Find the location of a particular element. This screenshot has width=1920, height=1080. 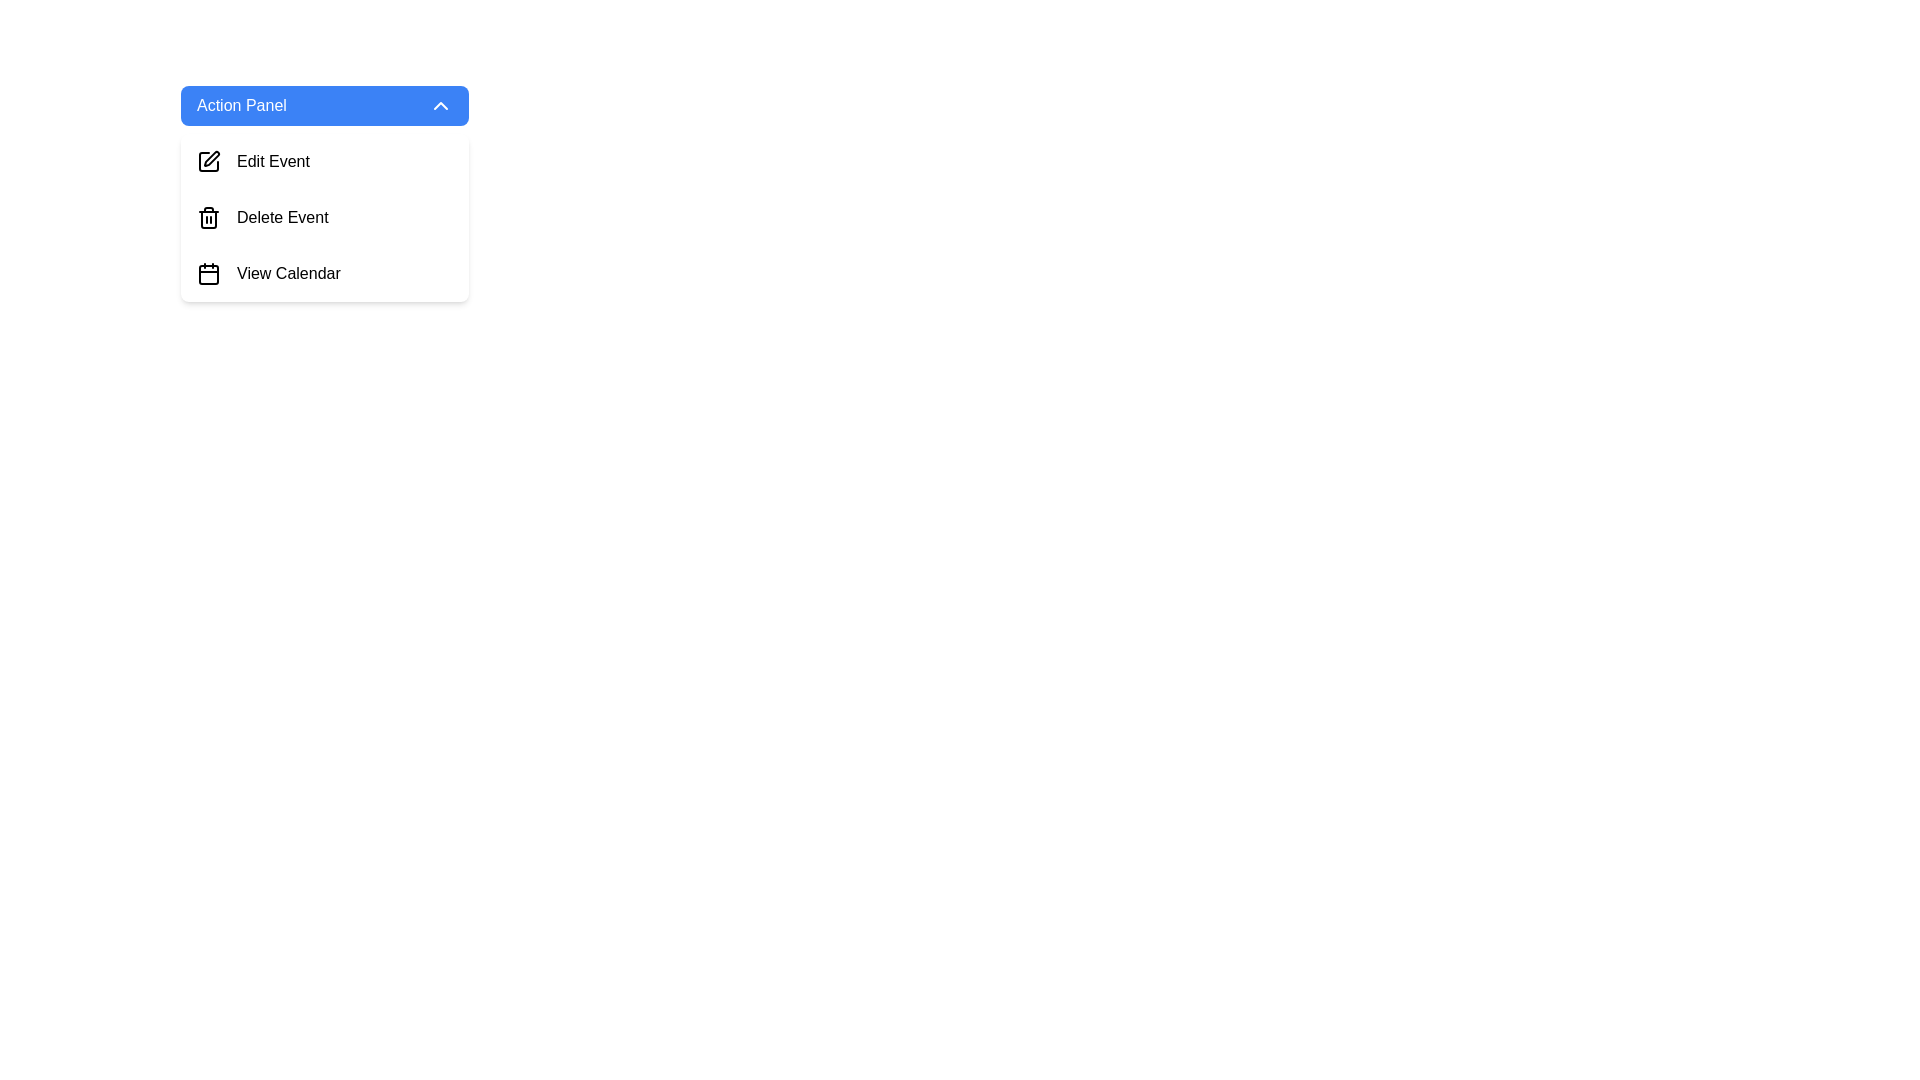

the 'Delete Event' clickable list item within the dropdown menu is located at coordinates (325, 193).